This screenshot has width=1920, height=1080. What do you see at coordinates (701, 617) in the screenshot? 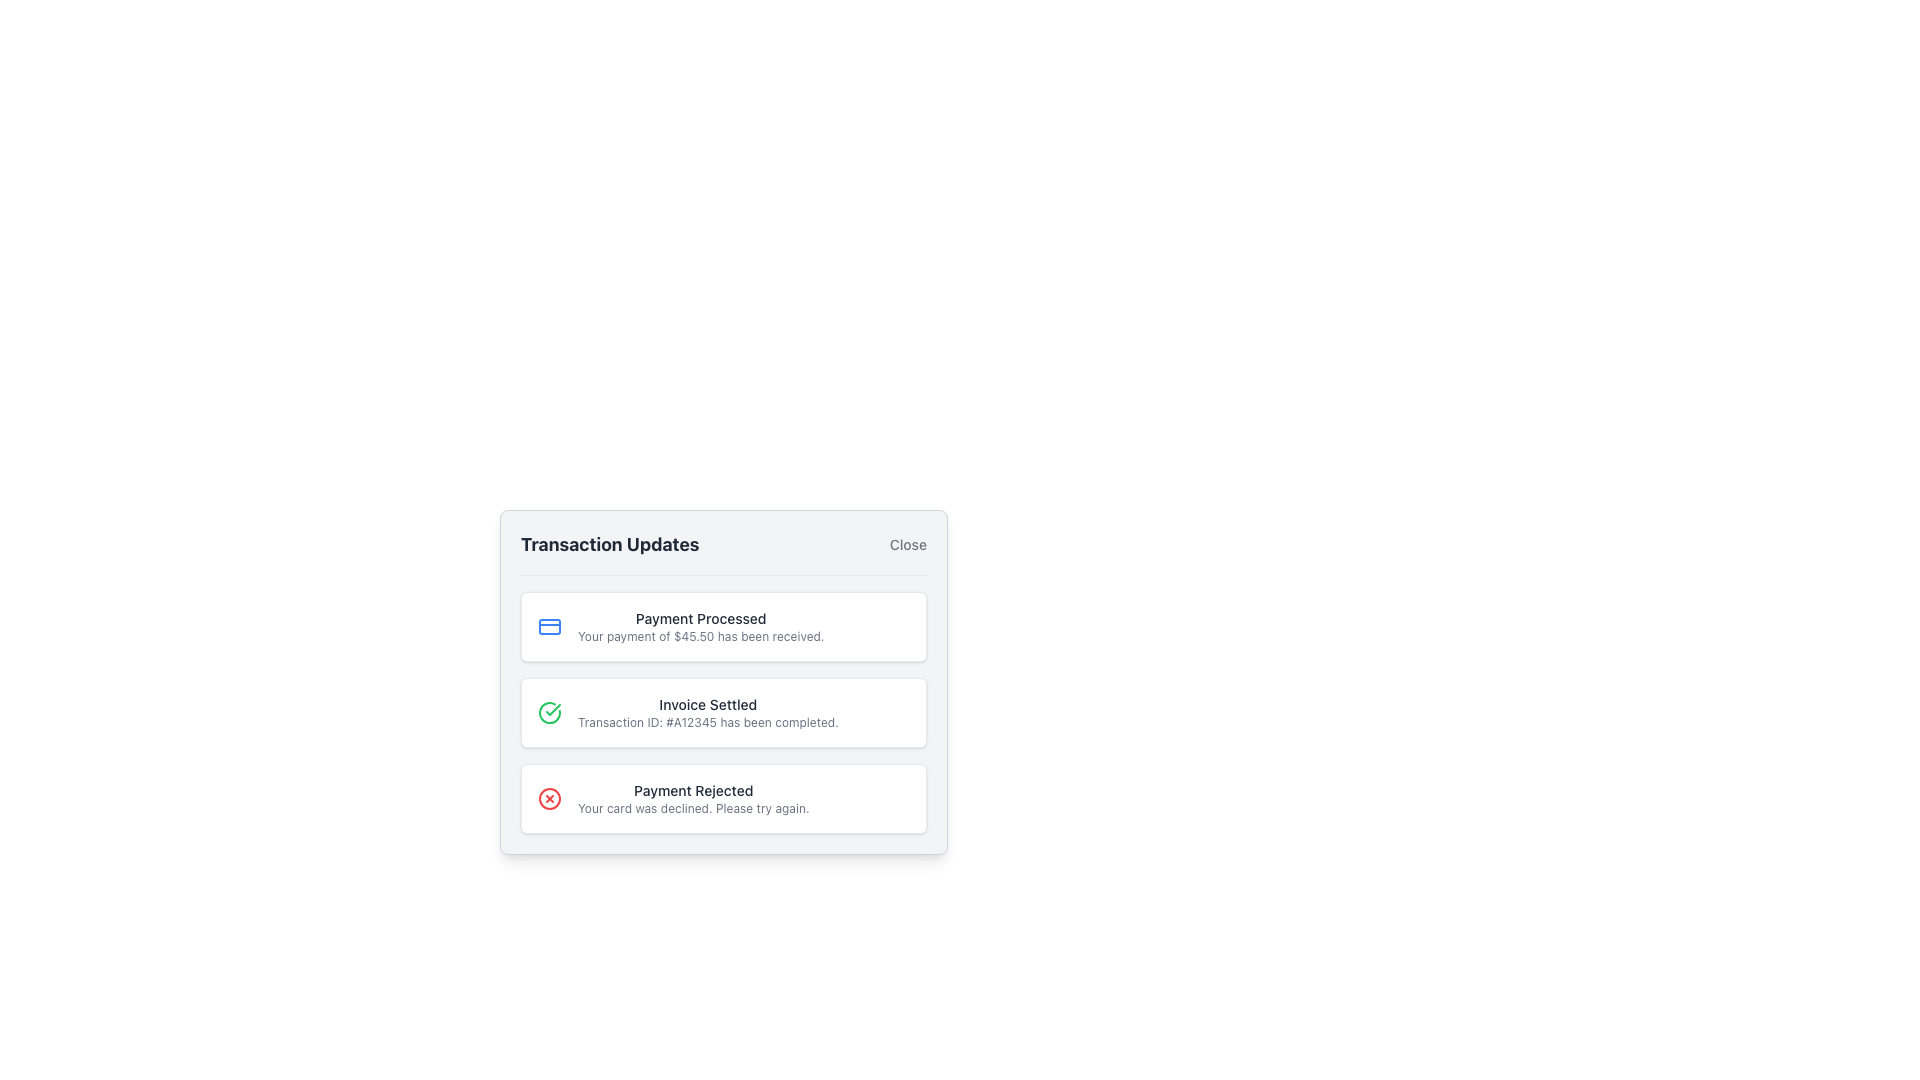
I see `the status header text label indicating that a payment has been processed within the 'Transaction Updates' modal` at bounding box center [701, 617].